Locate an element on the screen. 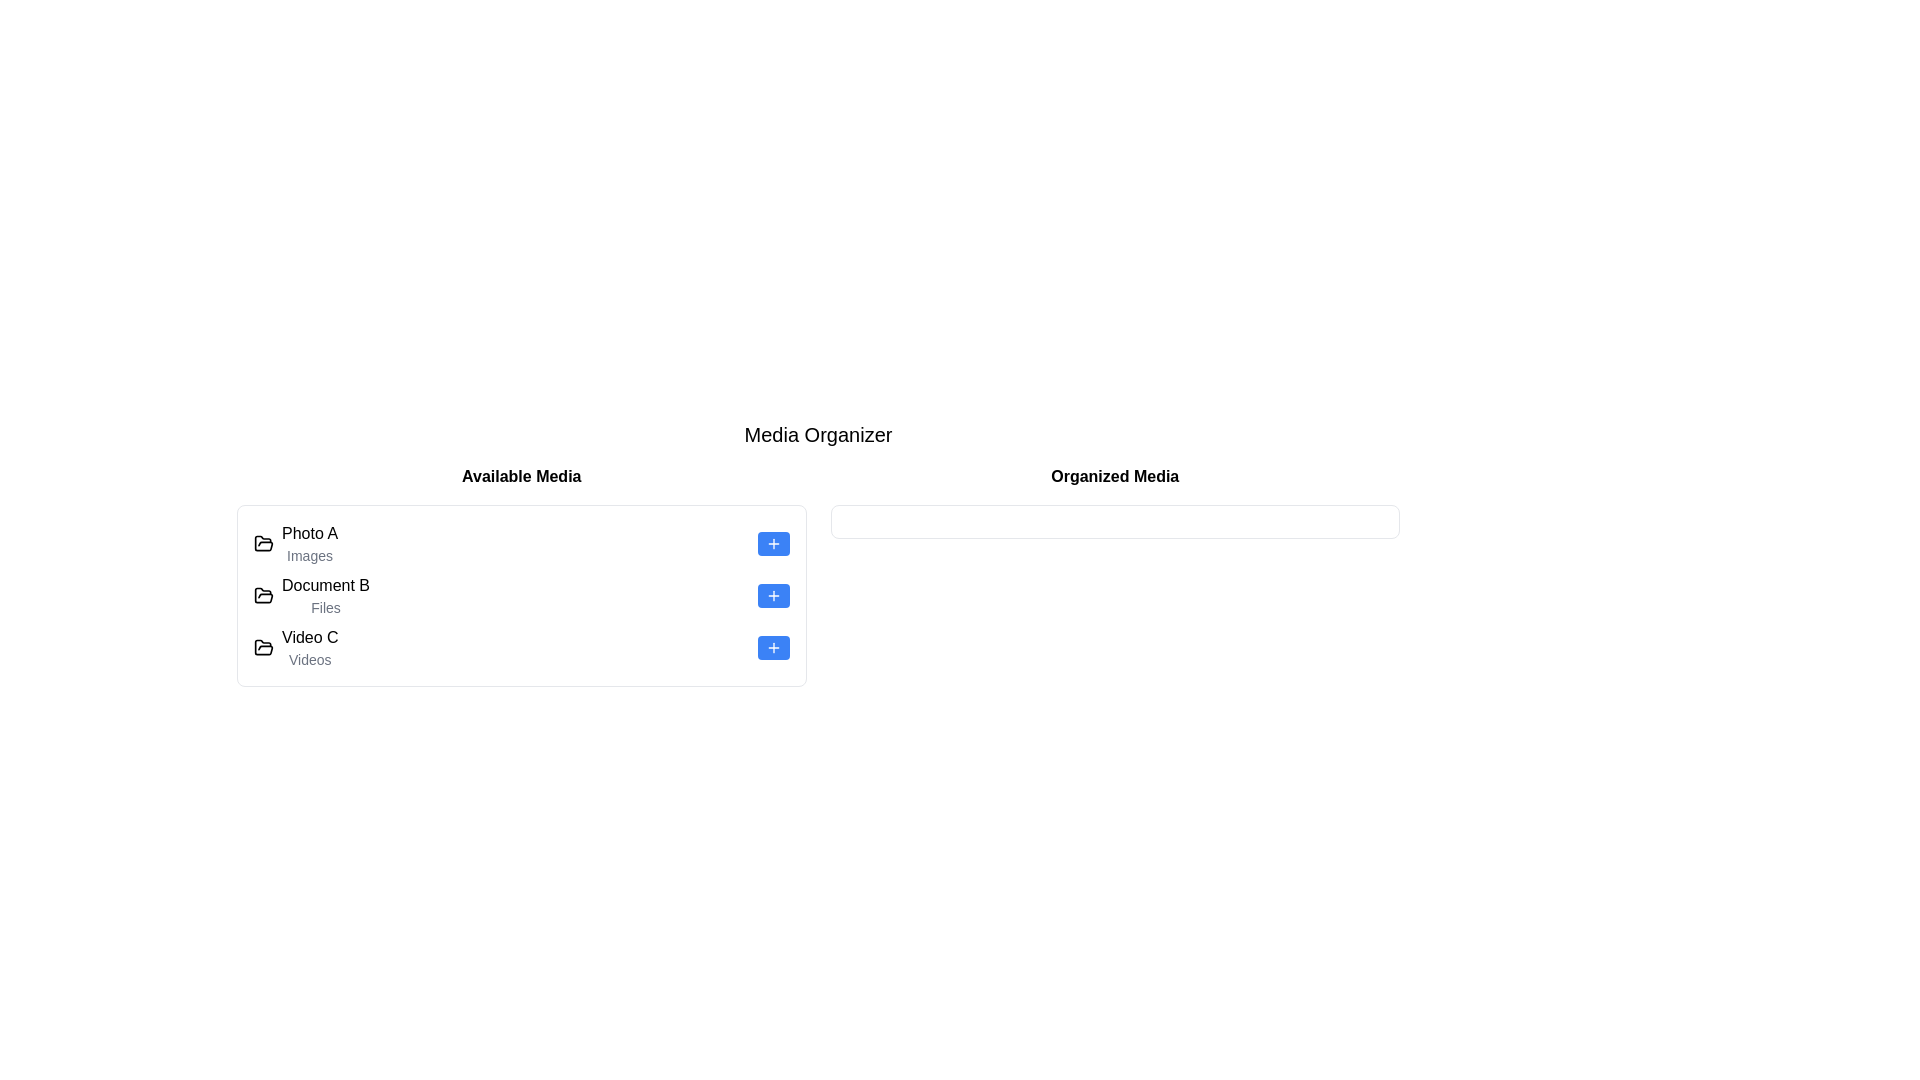 The height and width of the screenshot is (1080, 1920). the clickable folder representation labeled 'Photo A' located at the top-left corner of the 'Available Media' section is located at coordinates (295, 543).